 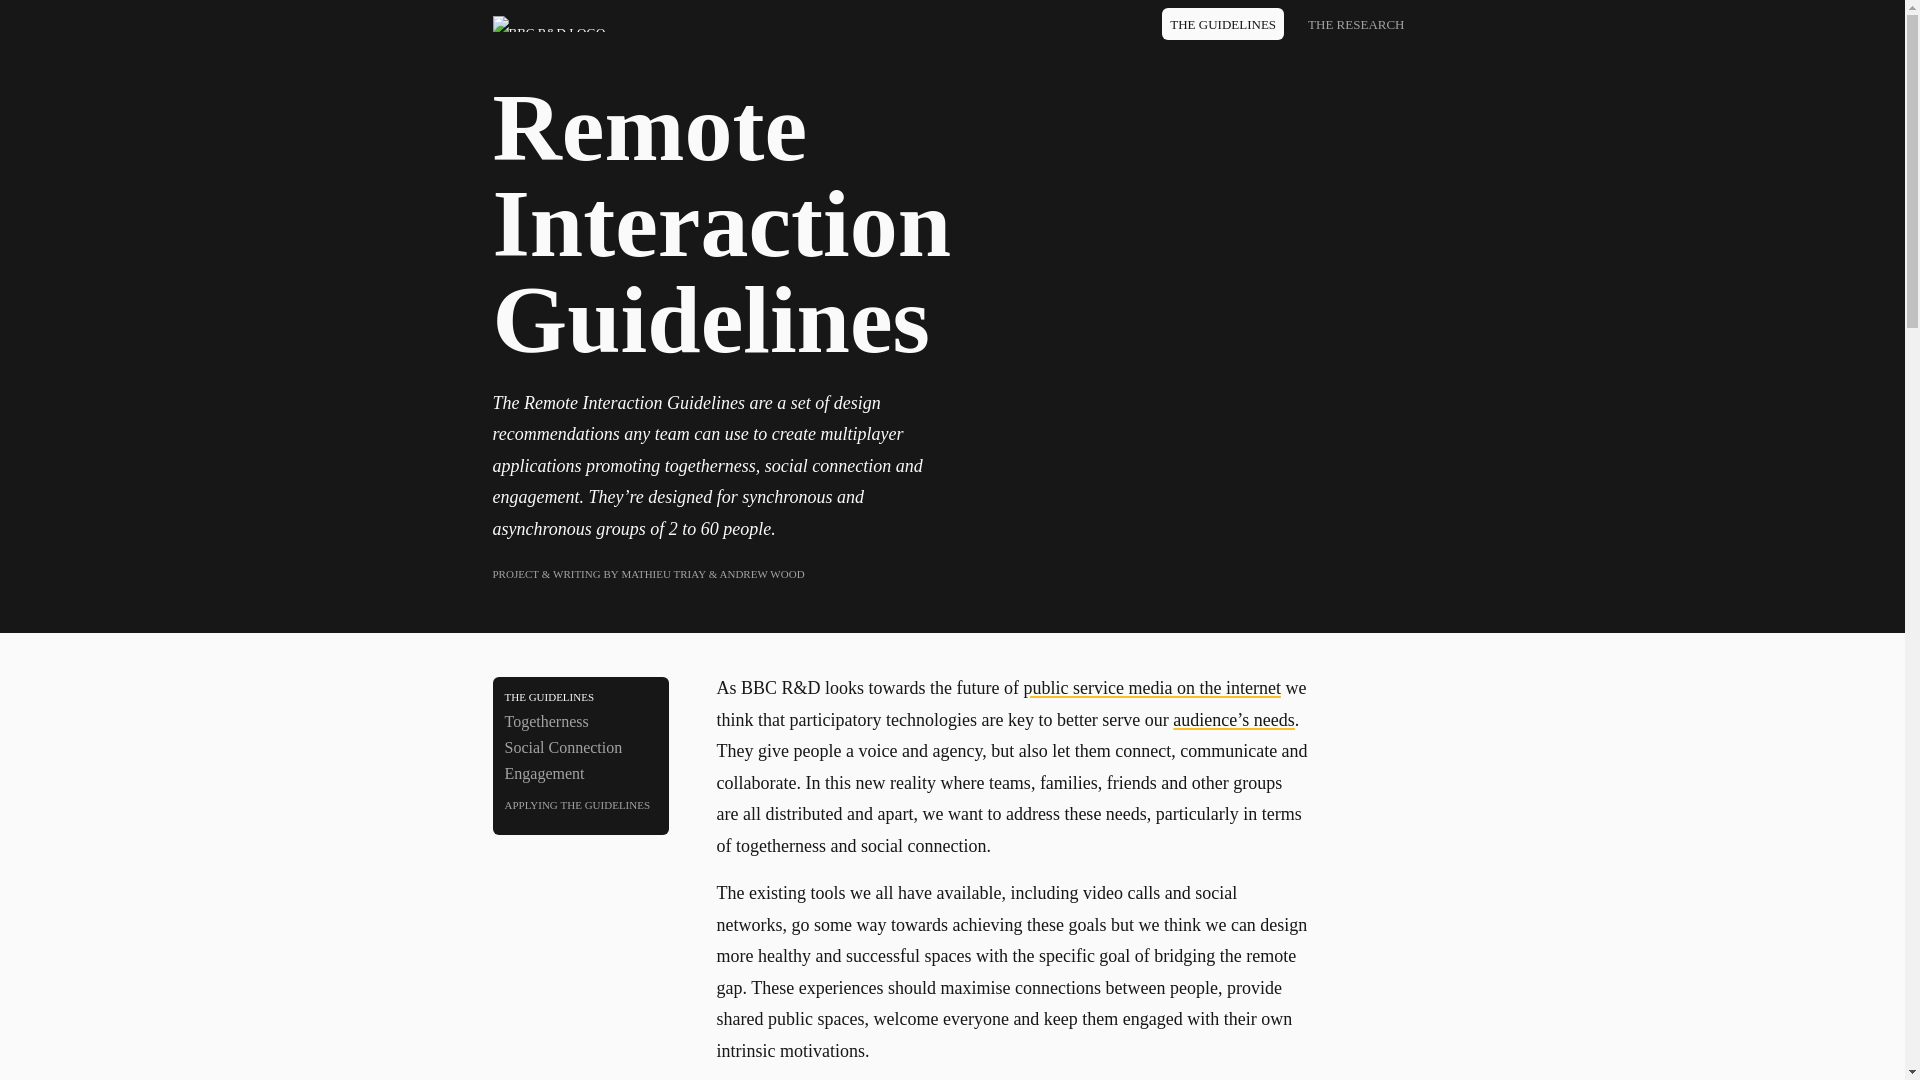 I want to click on 'The Research', so click(x=1356, y=23).